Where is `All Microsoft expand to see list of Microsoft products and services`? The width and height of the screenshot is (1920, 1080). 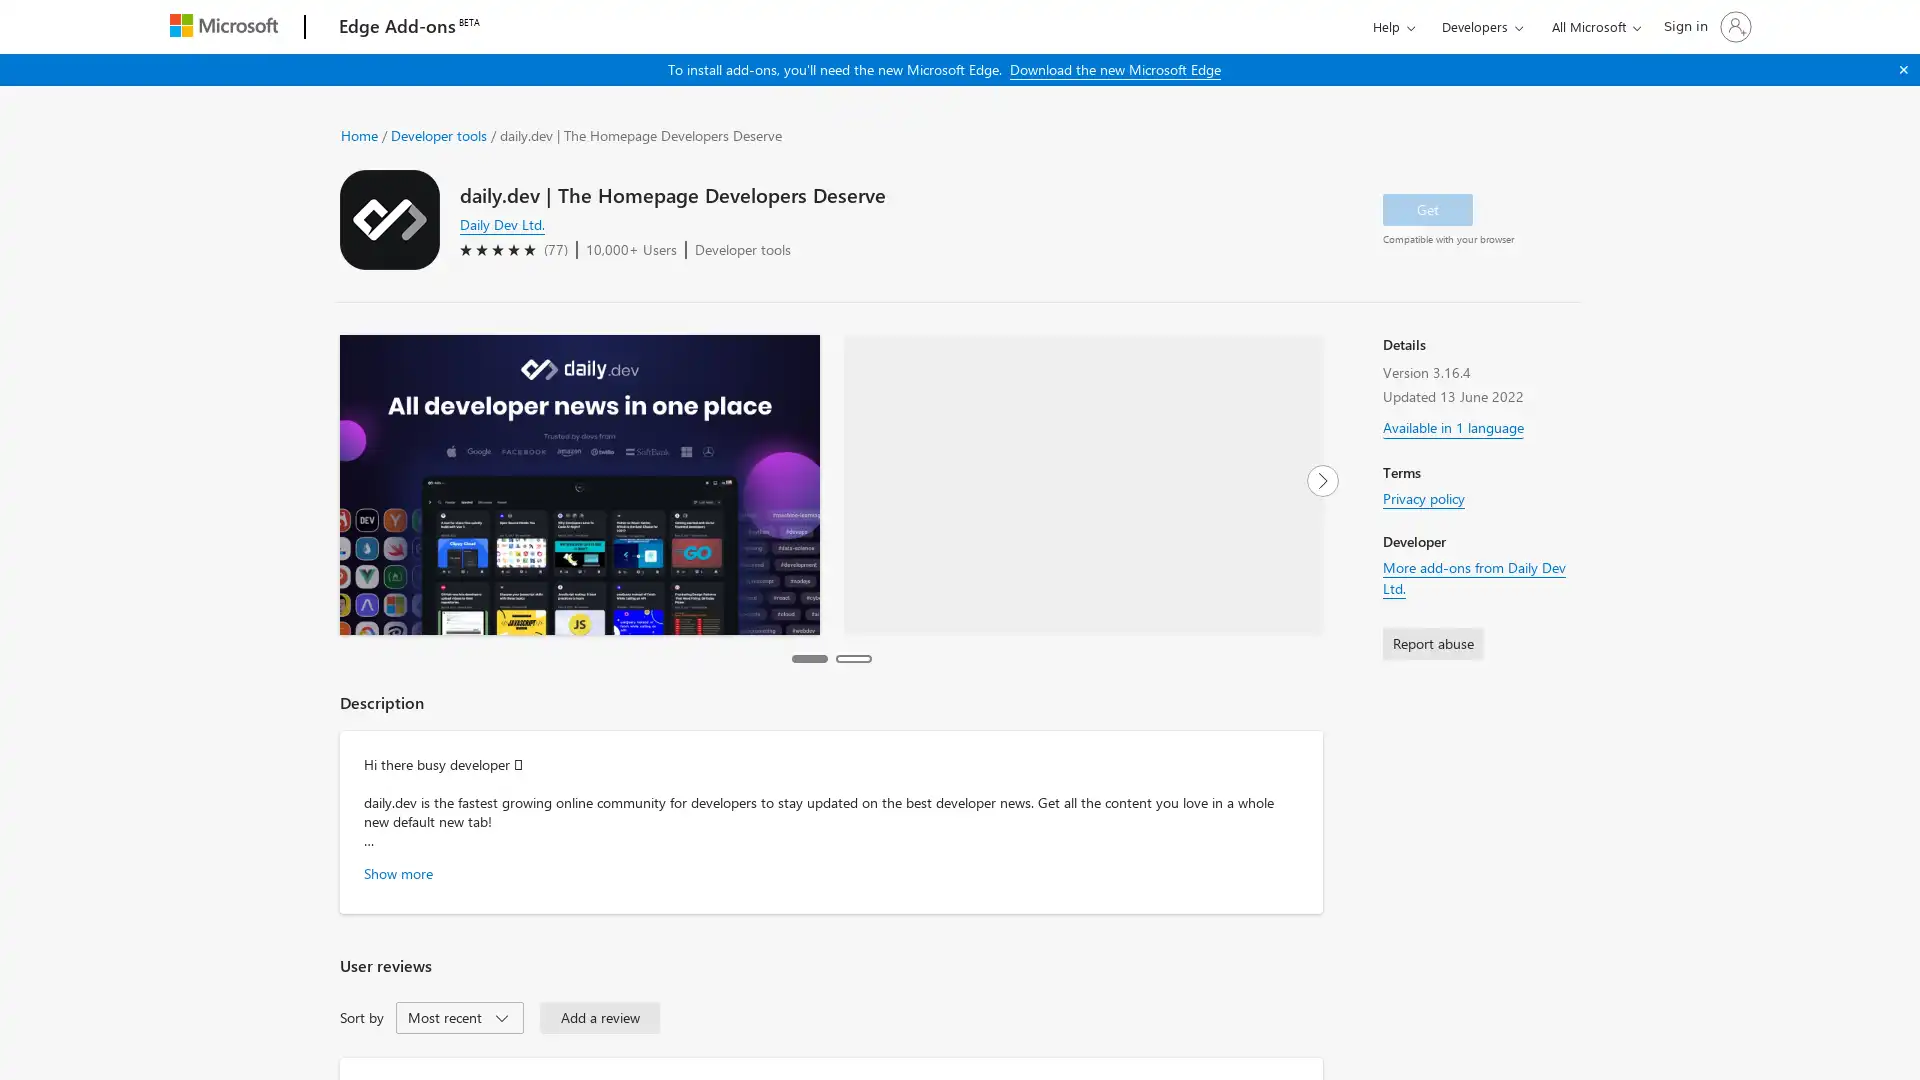
All Microsoft expand to see list of Microsoft products and services is located at coordinates (1592, 26).